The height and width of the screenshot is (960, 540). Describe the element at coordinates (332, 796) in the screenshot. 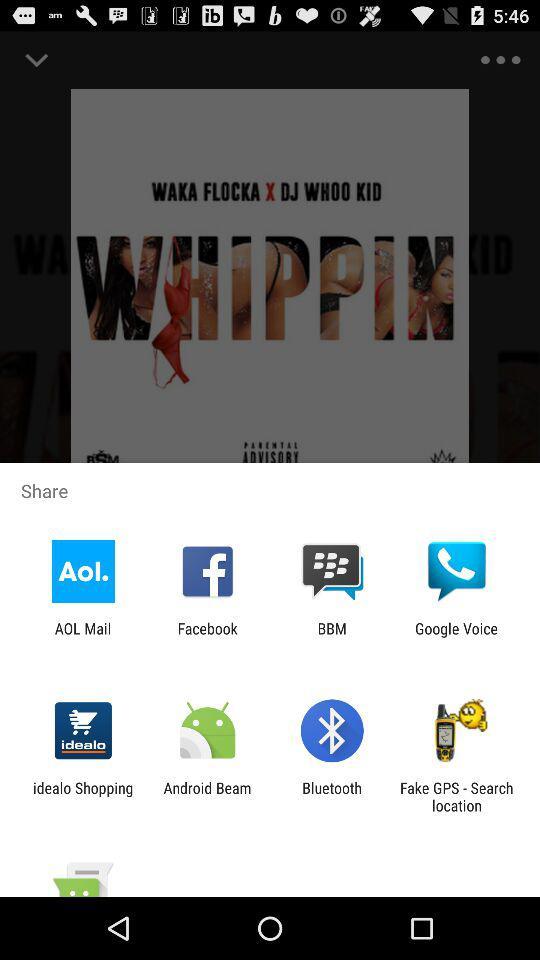

I see `bluetooth` at that location.